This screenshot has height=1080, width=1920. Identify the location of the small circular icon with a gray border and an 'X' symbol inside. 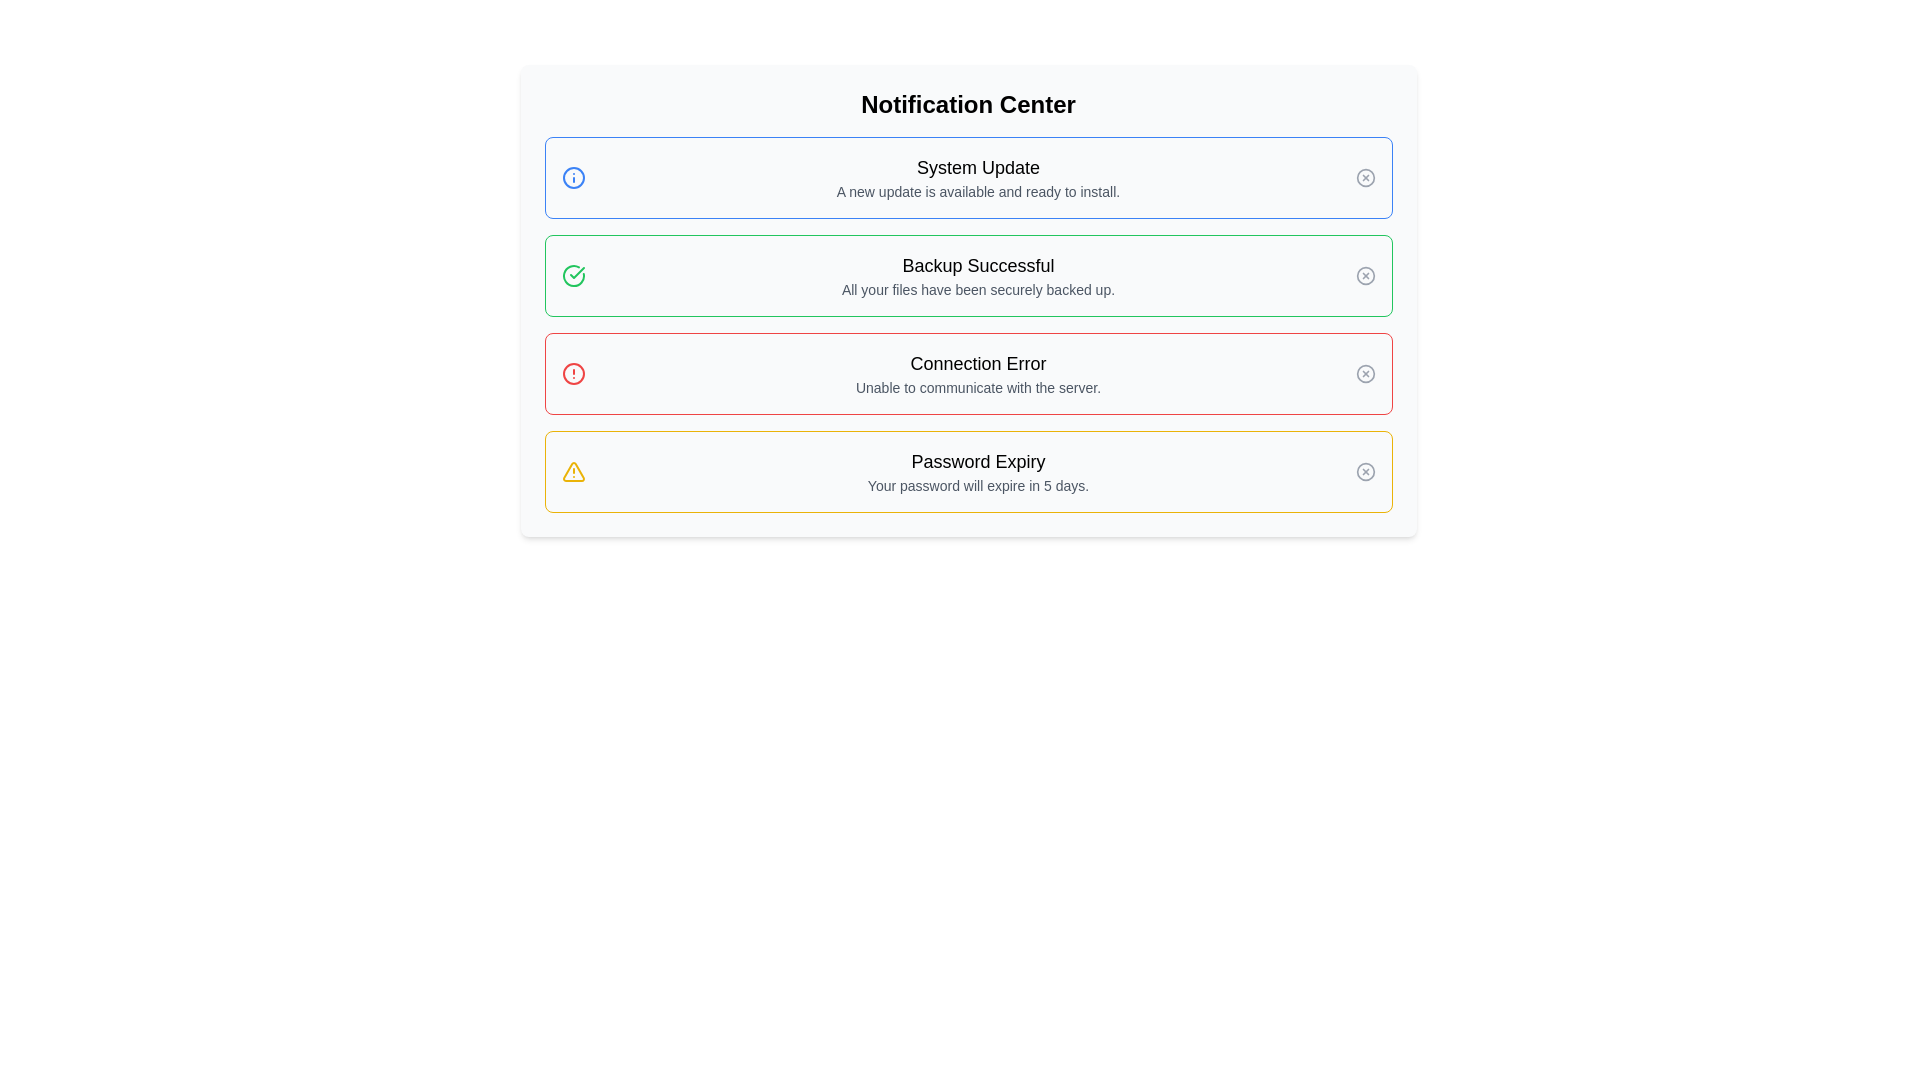
(1364, 471).